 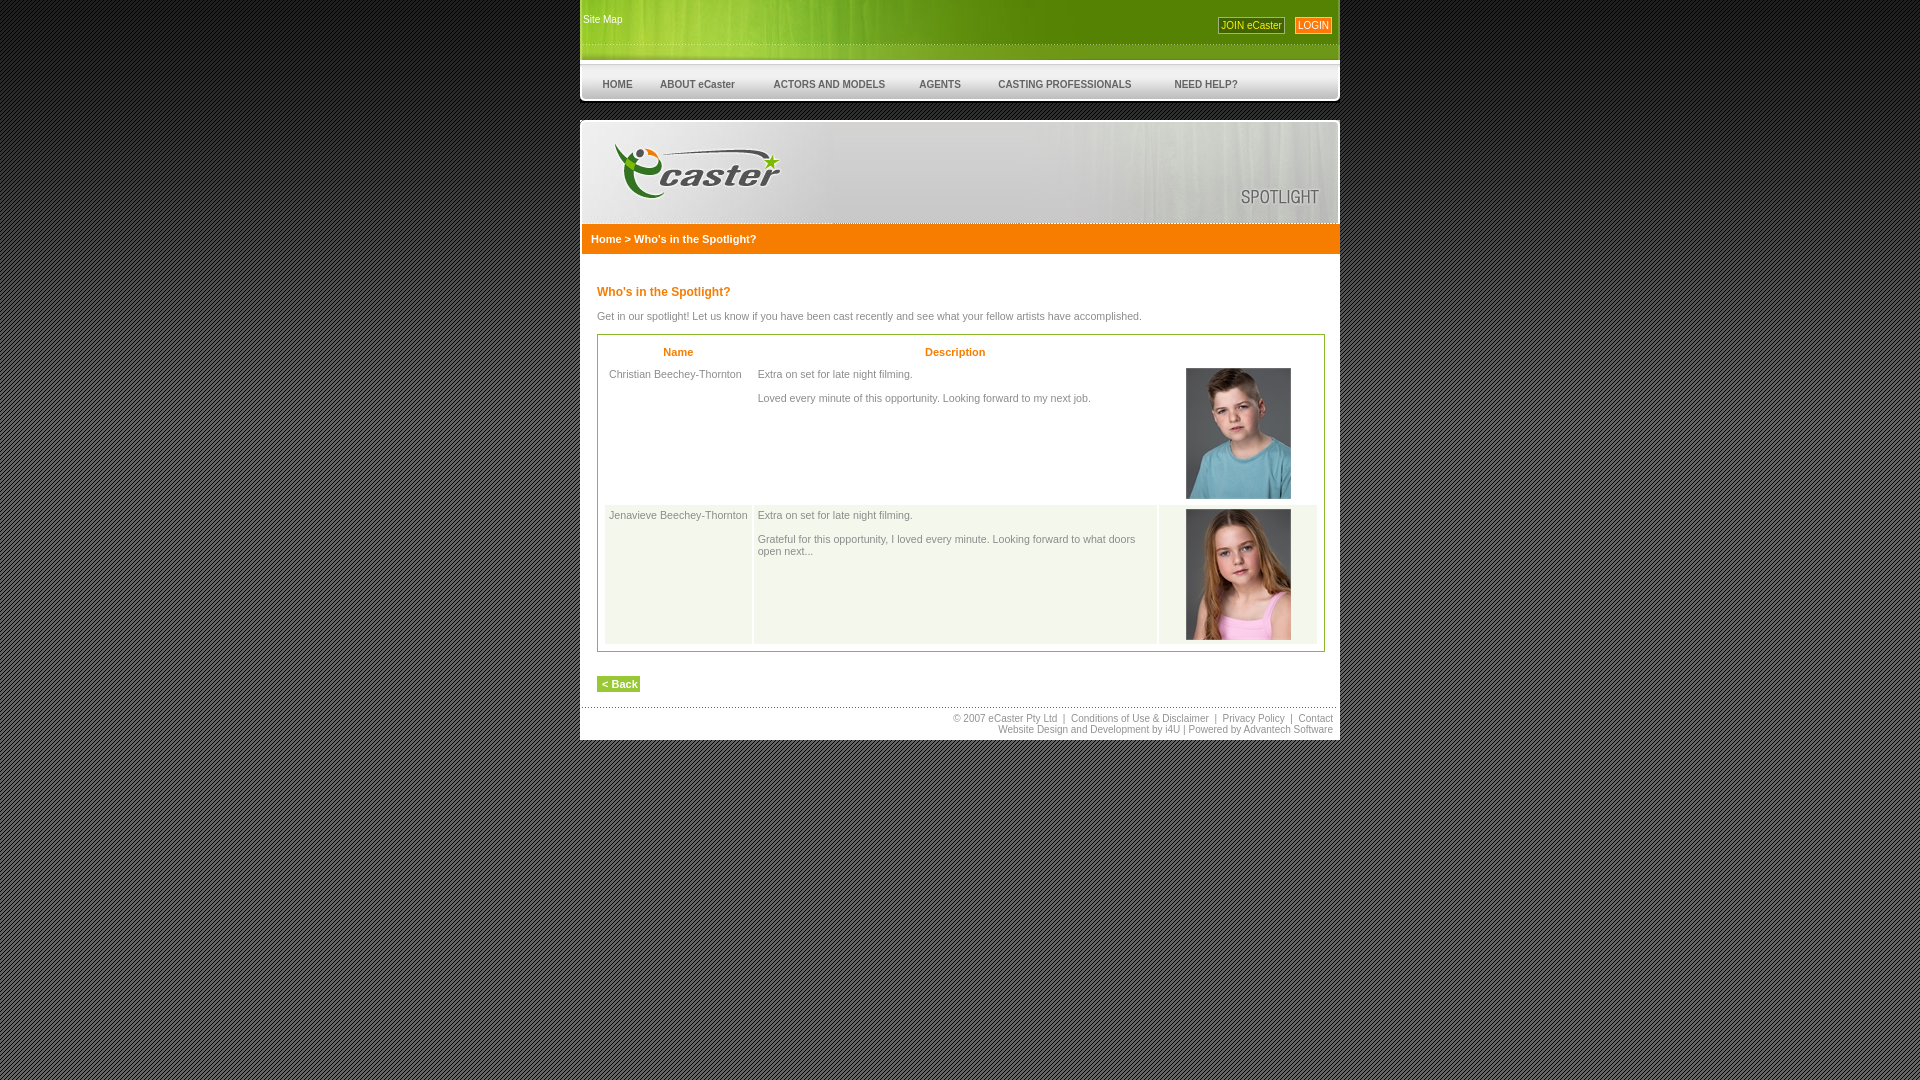 What do you see at coordinates (695, 238) in the screenshot?
I see `'Who's in the Spotlight?'` at bounding box center [695, 238].